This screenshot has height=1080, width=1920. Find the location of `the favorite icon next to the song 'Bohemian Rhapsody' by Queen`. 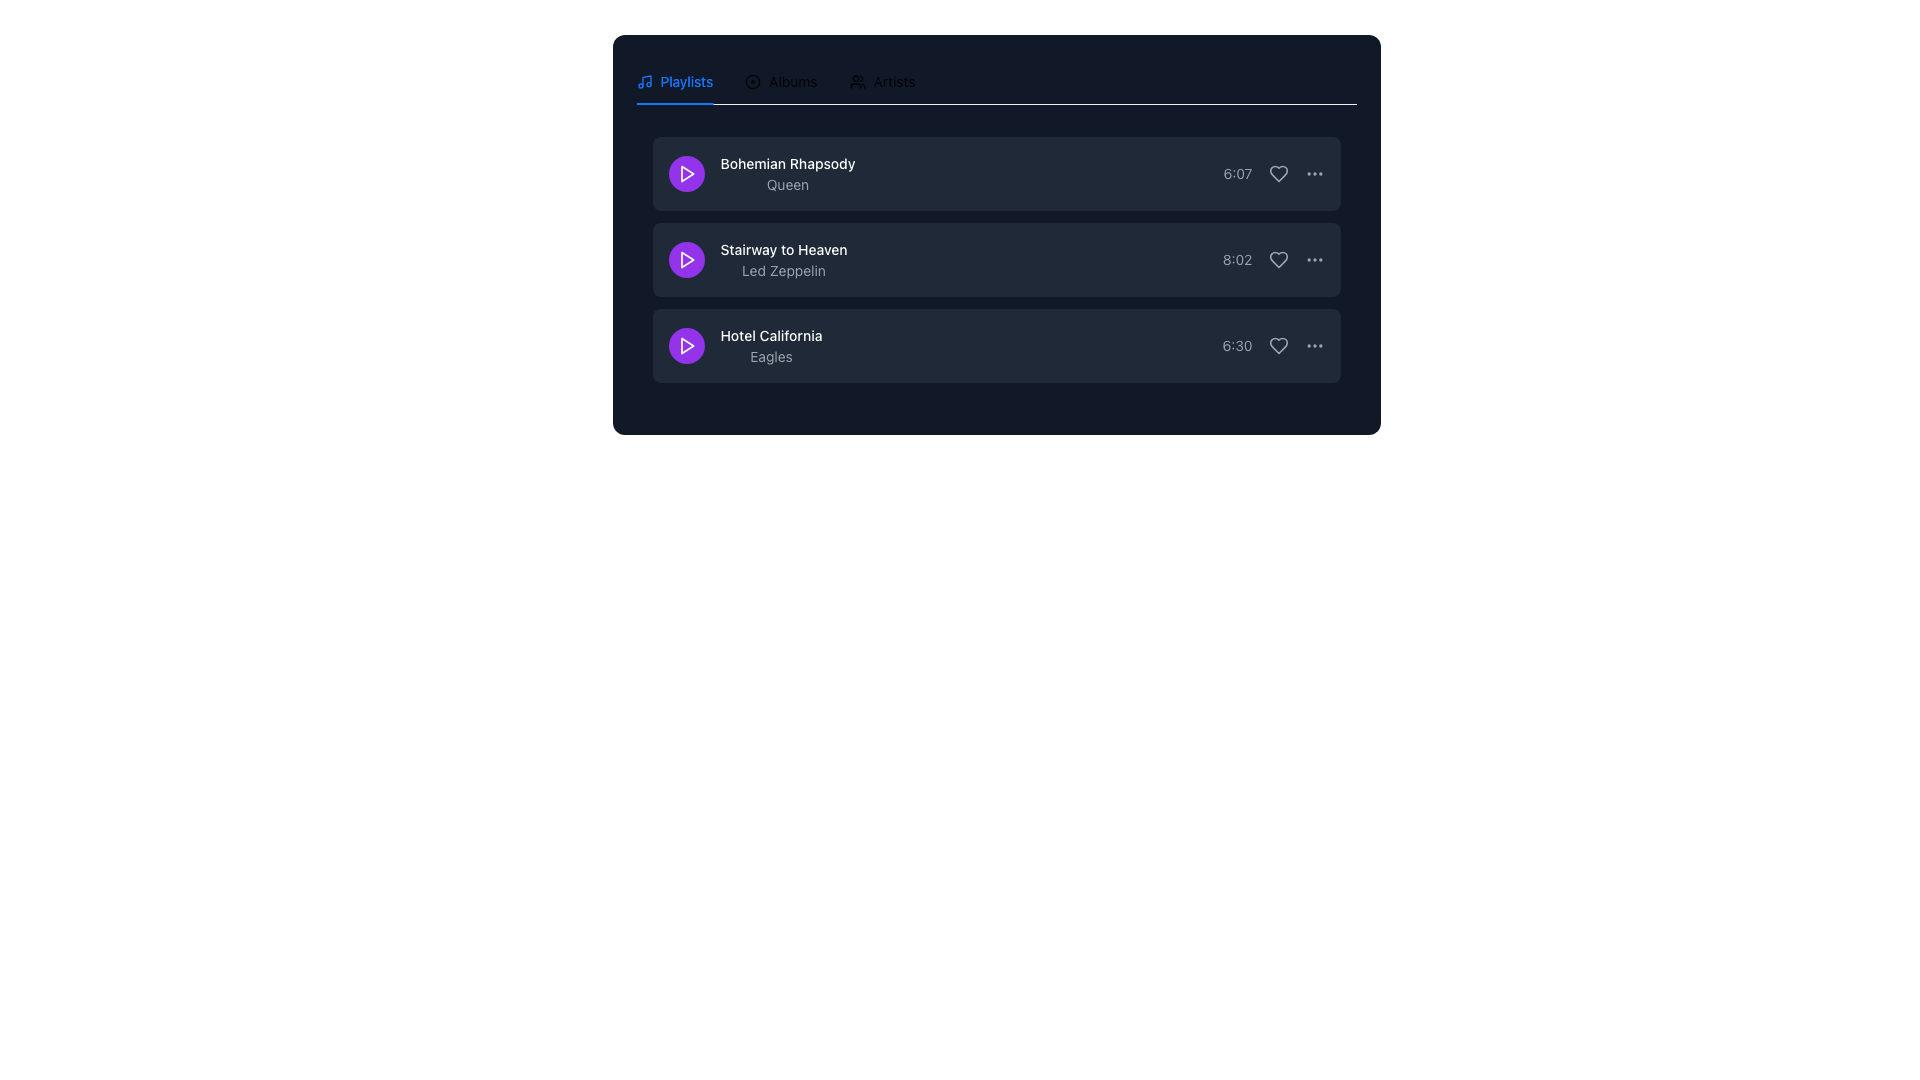

the favorite icon next to the song 'Bohemian Rhapsody' by Queen is located at coordinates (1277, 172).